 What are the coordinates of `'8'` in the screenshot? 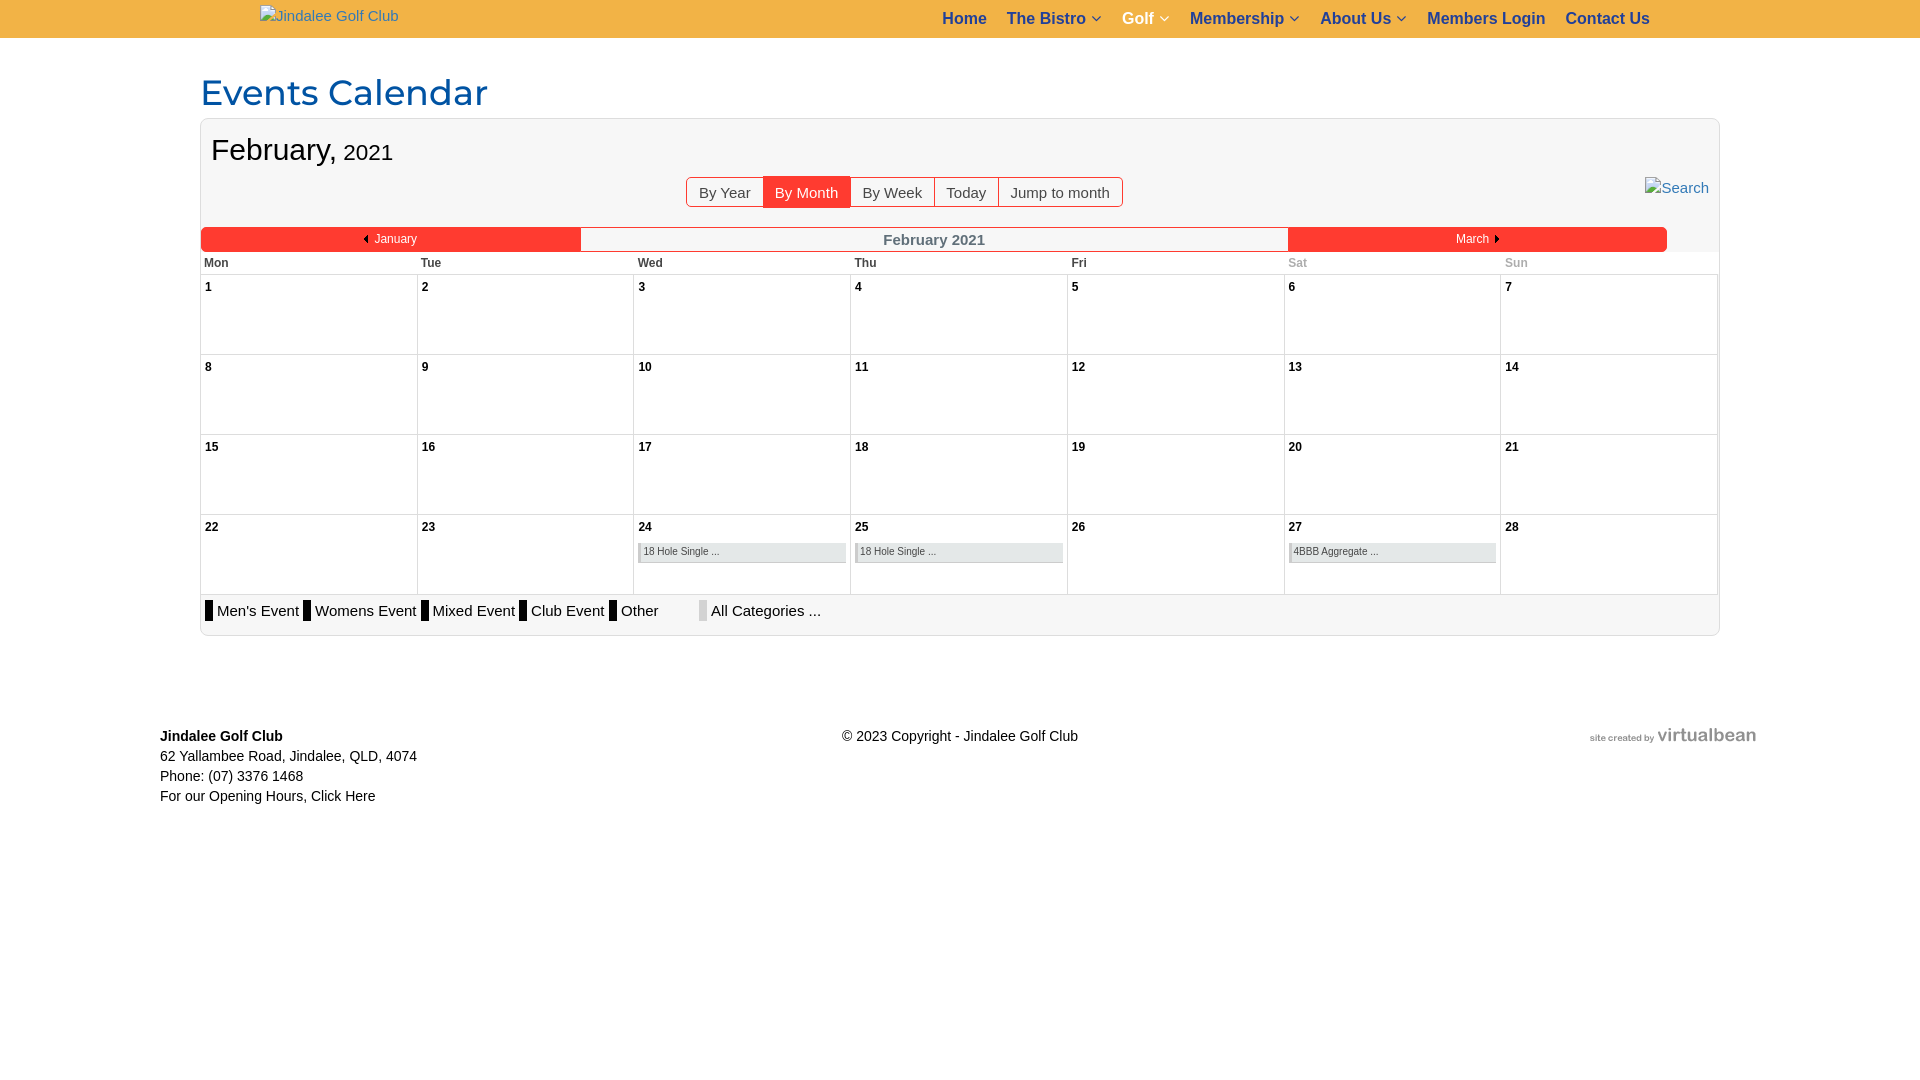 It's located at (208, 366).